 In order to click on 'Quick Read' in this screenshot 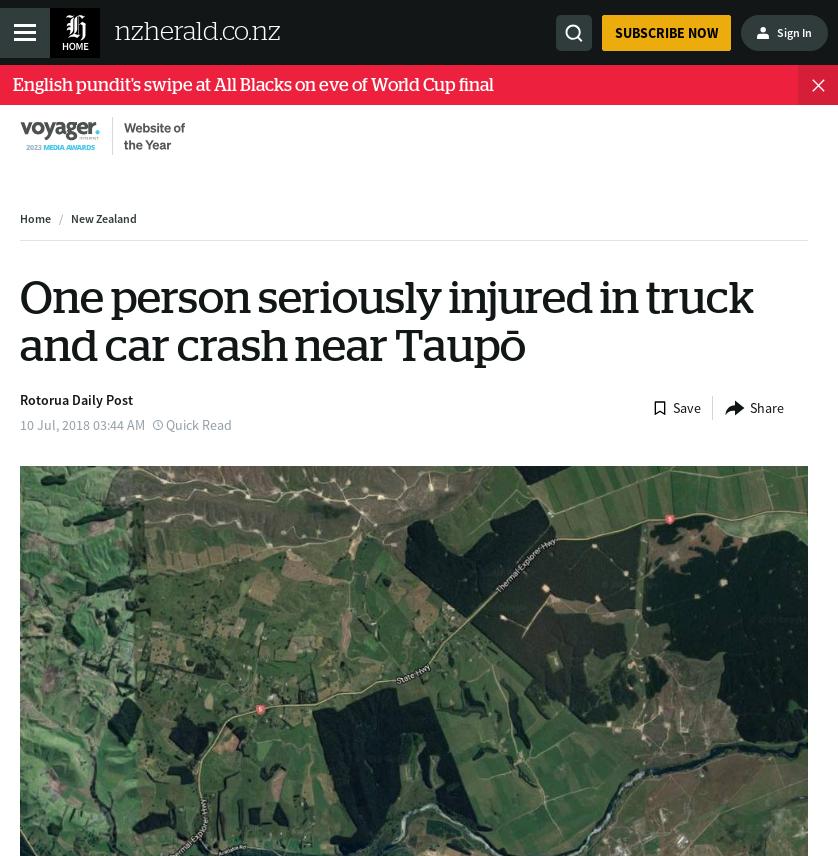, I will do `click(199, 422)`.